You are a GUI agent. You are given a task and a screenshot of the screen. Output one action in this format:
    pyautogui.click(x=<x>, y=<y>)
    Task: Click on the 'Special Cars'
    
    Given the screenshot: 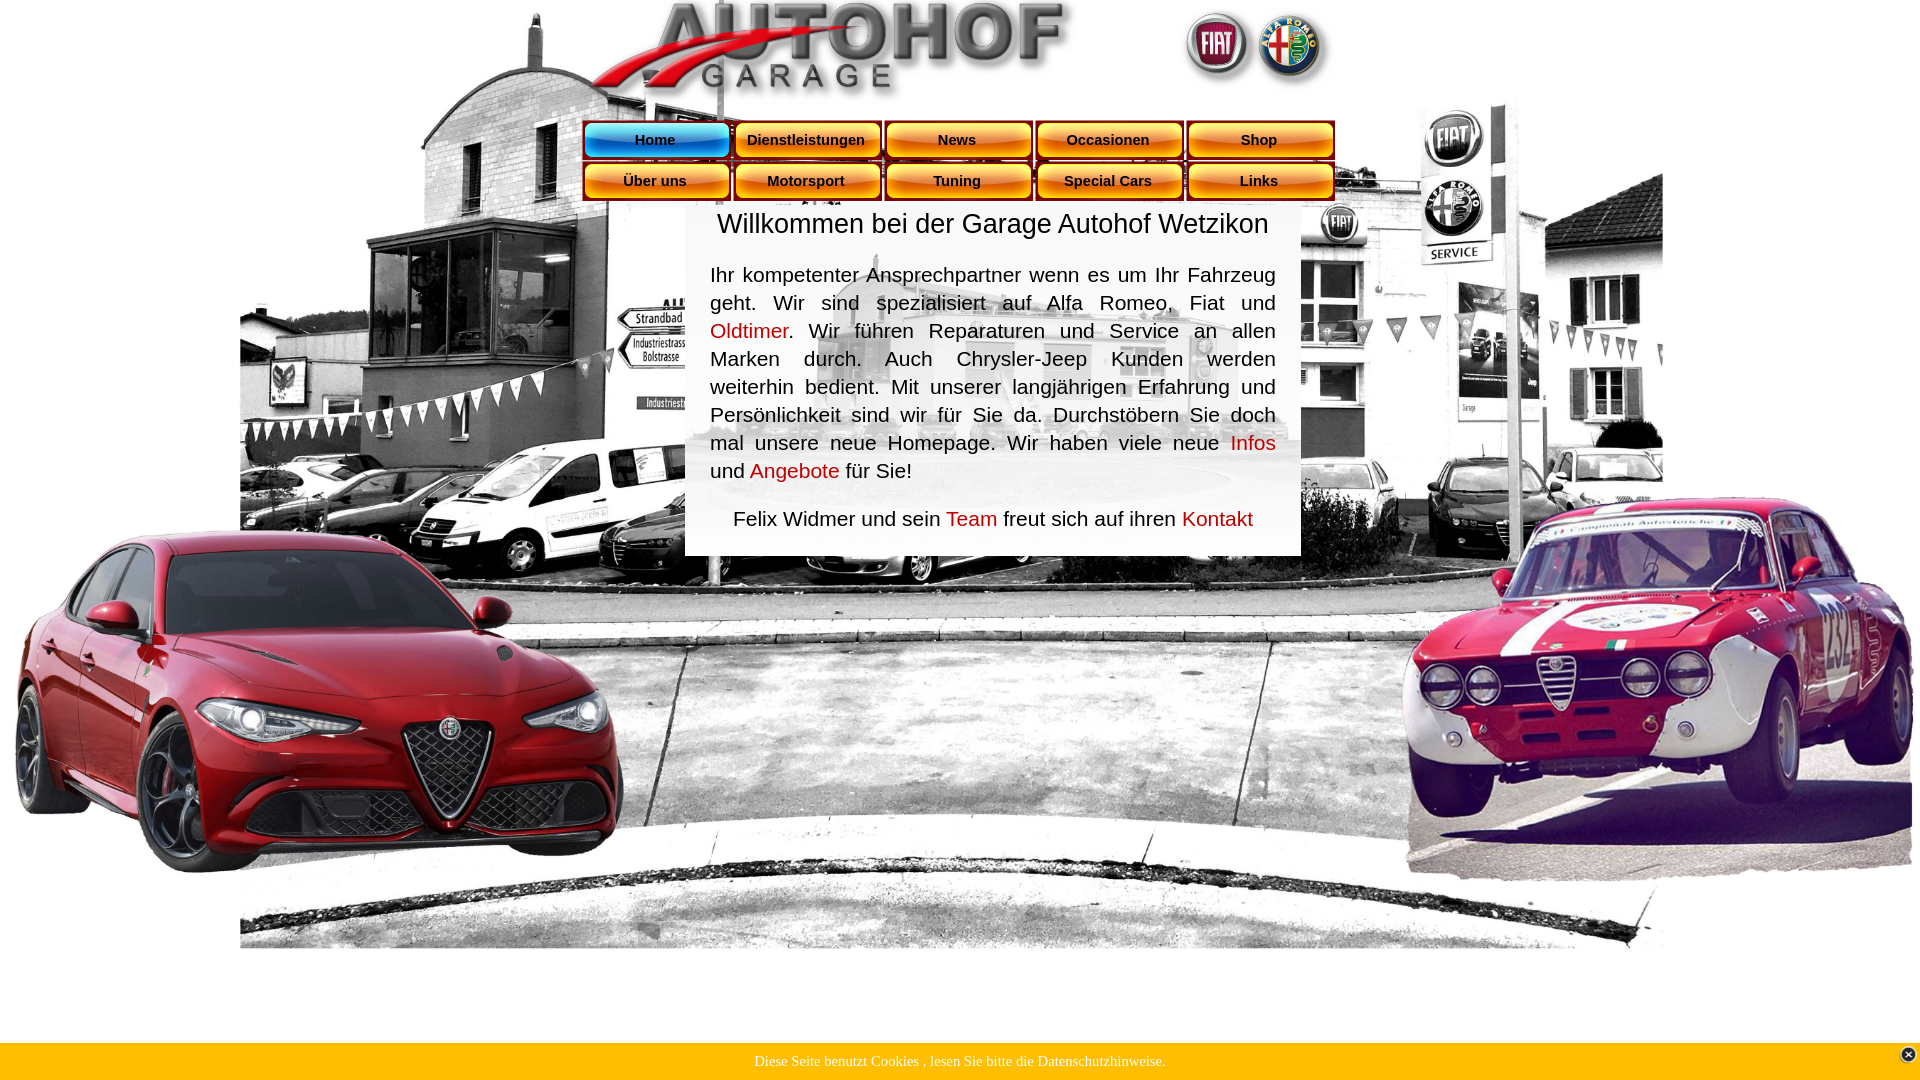 What is the action you would take?
    pyautogui.click(x=1035, y=181)
    